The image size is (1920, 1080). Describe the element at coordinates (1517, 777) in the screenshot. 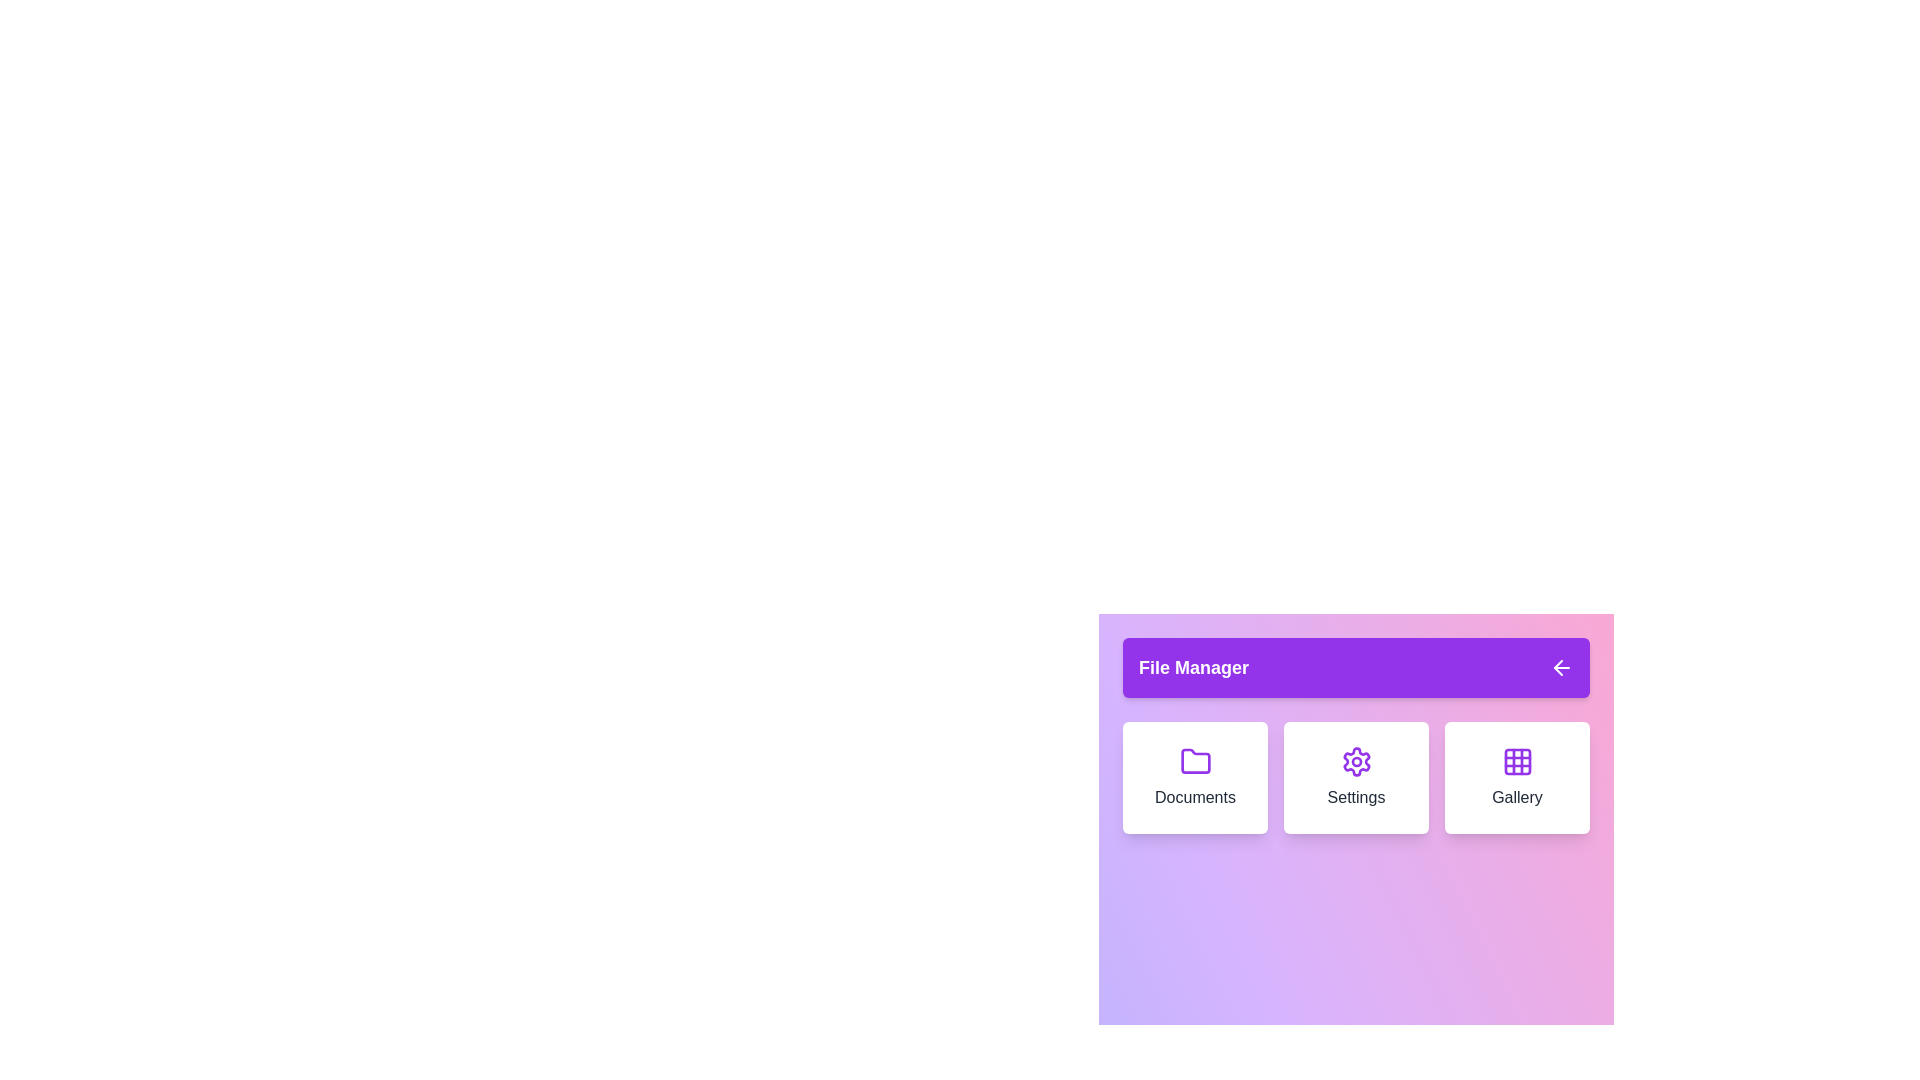

I see `the 'Gallery' item to view the gallery` at that location.